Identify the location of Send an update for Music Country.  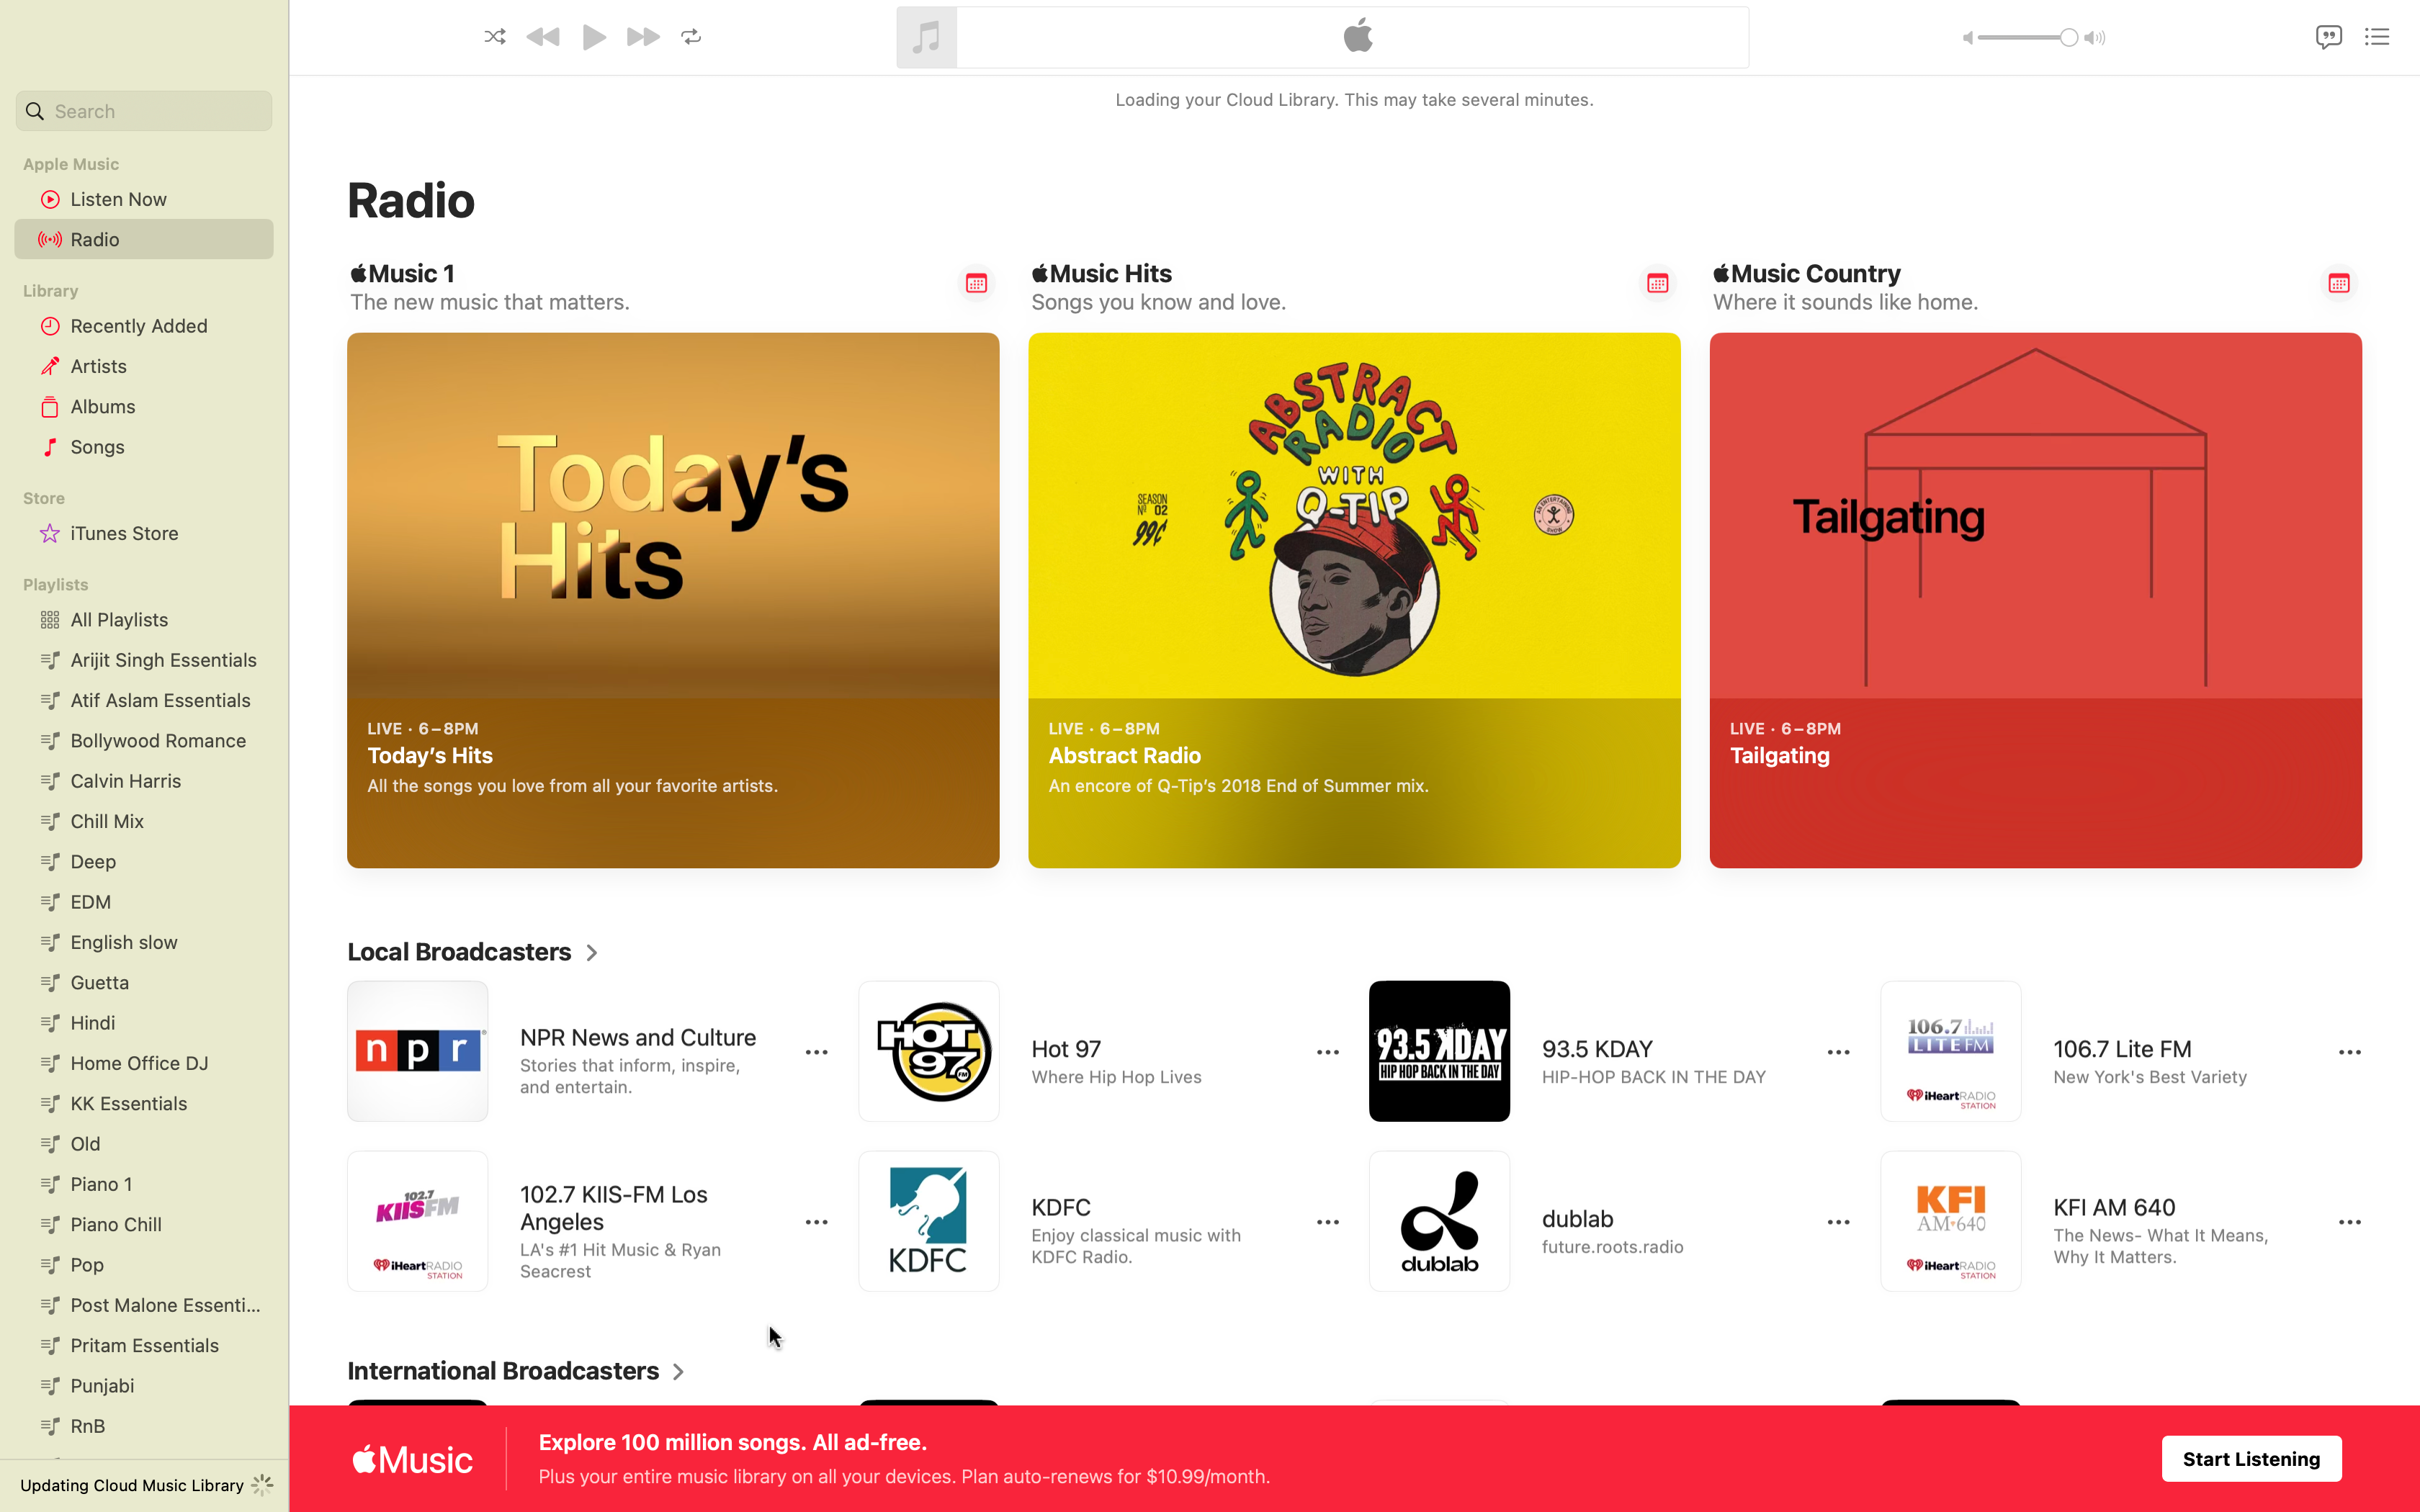
(2339, 281).